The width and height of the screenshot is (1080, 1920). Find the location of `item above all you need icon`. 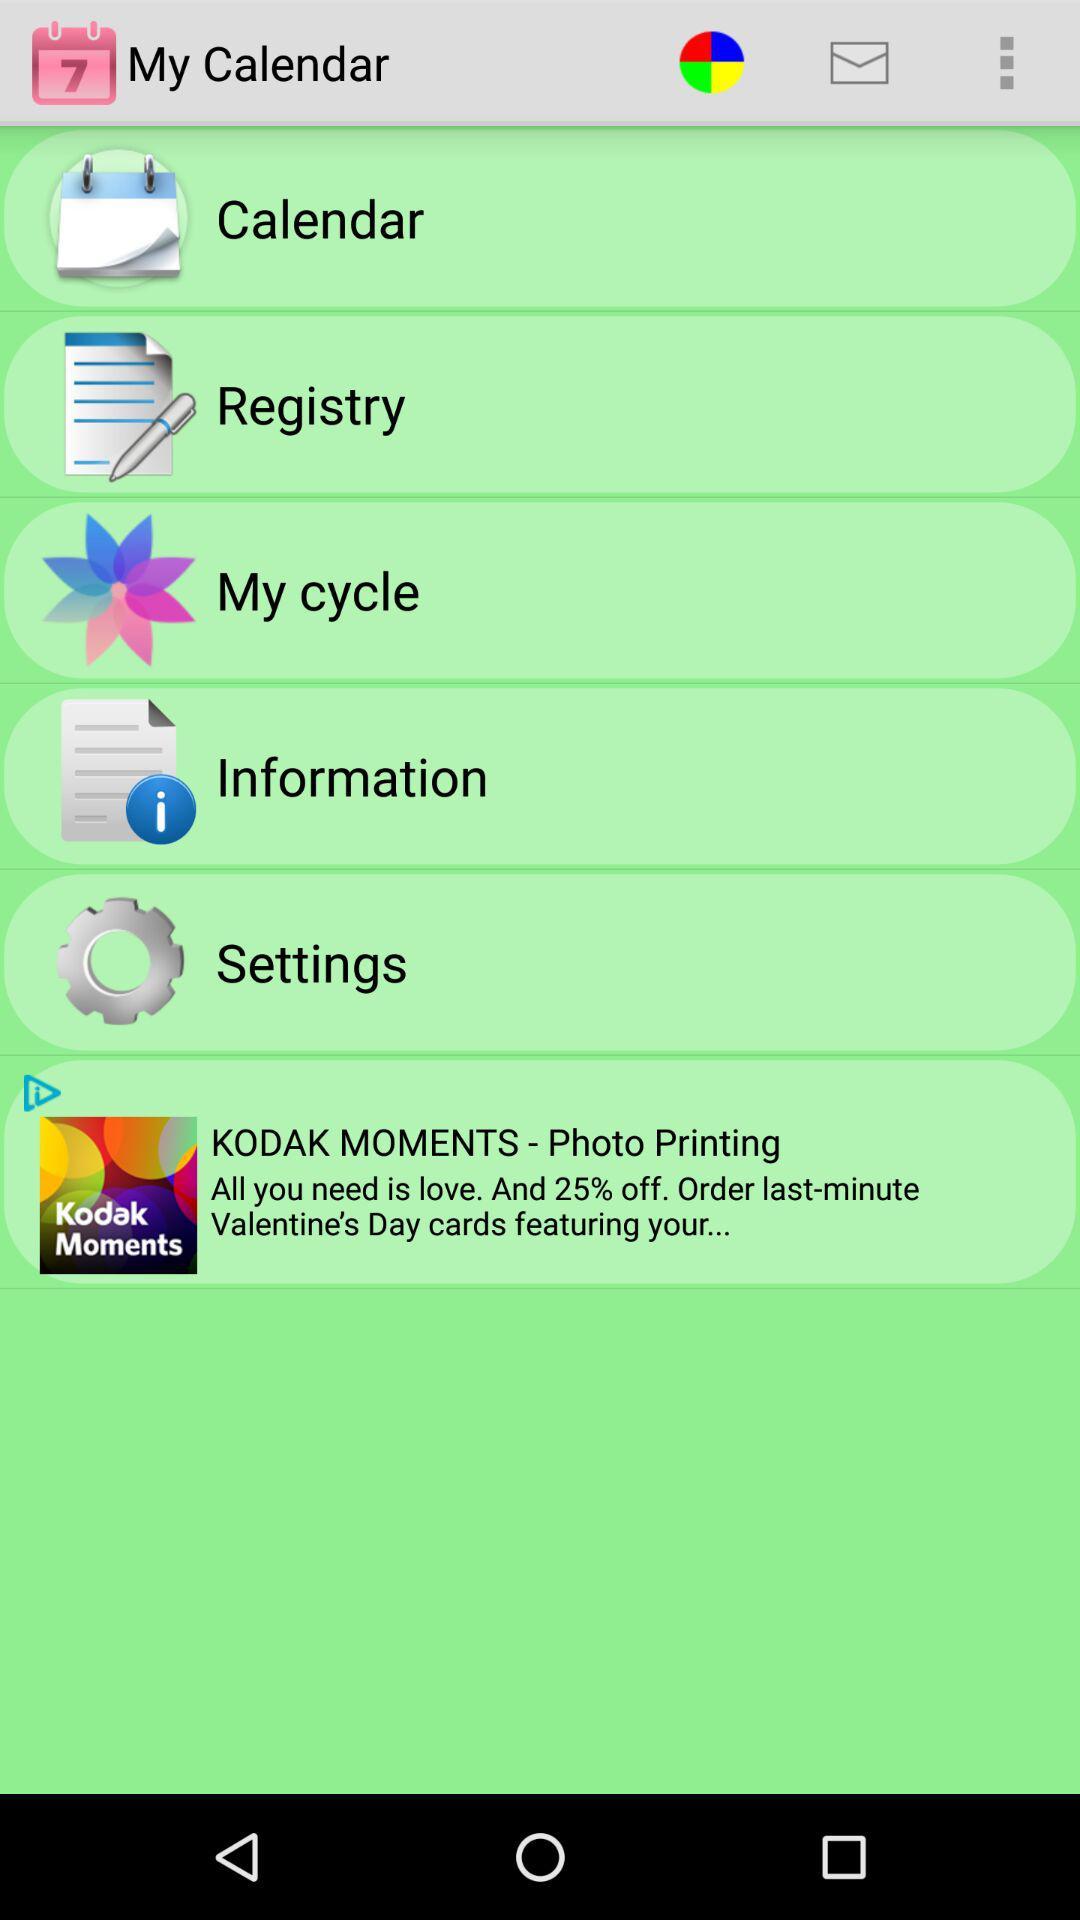

item above all you need icon is located at coordinates (495, 1141).